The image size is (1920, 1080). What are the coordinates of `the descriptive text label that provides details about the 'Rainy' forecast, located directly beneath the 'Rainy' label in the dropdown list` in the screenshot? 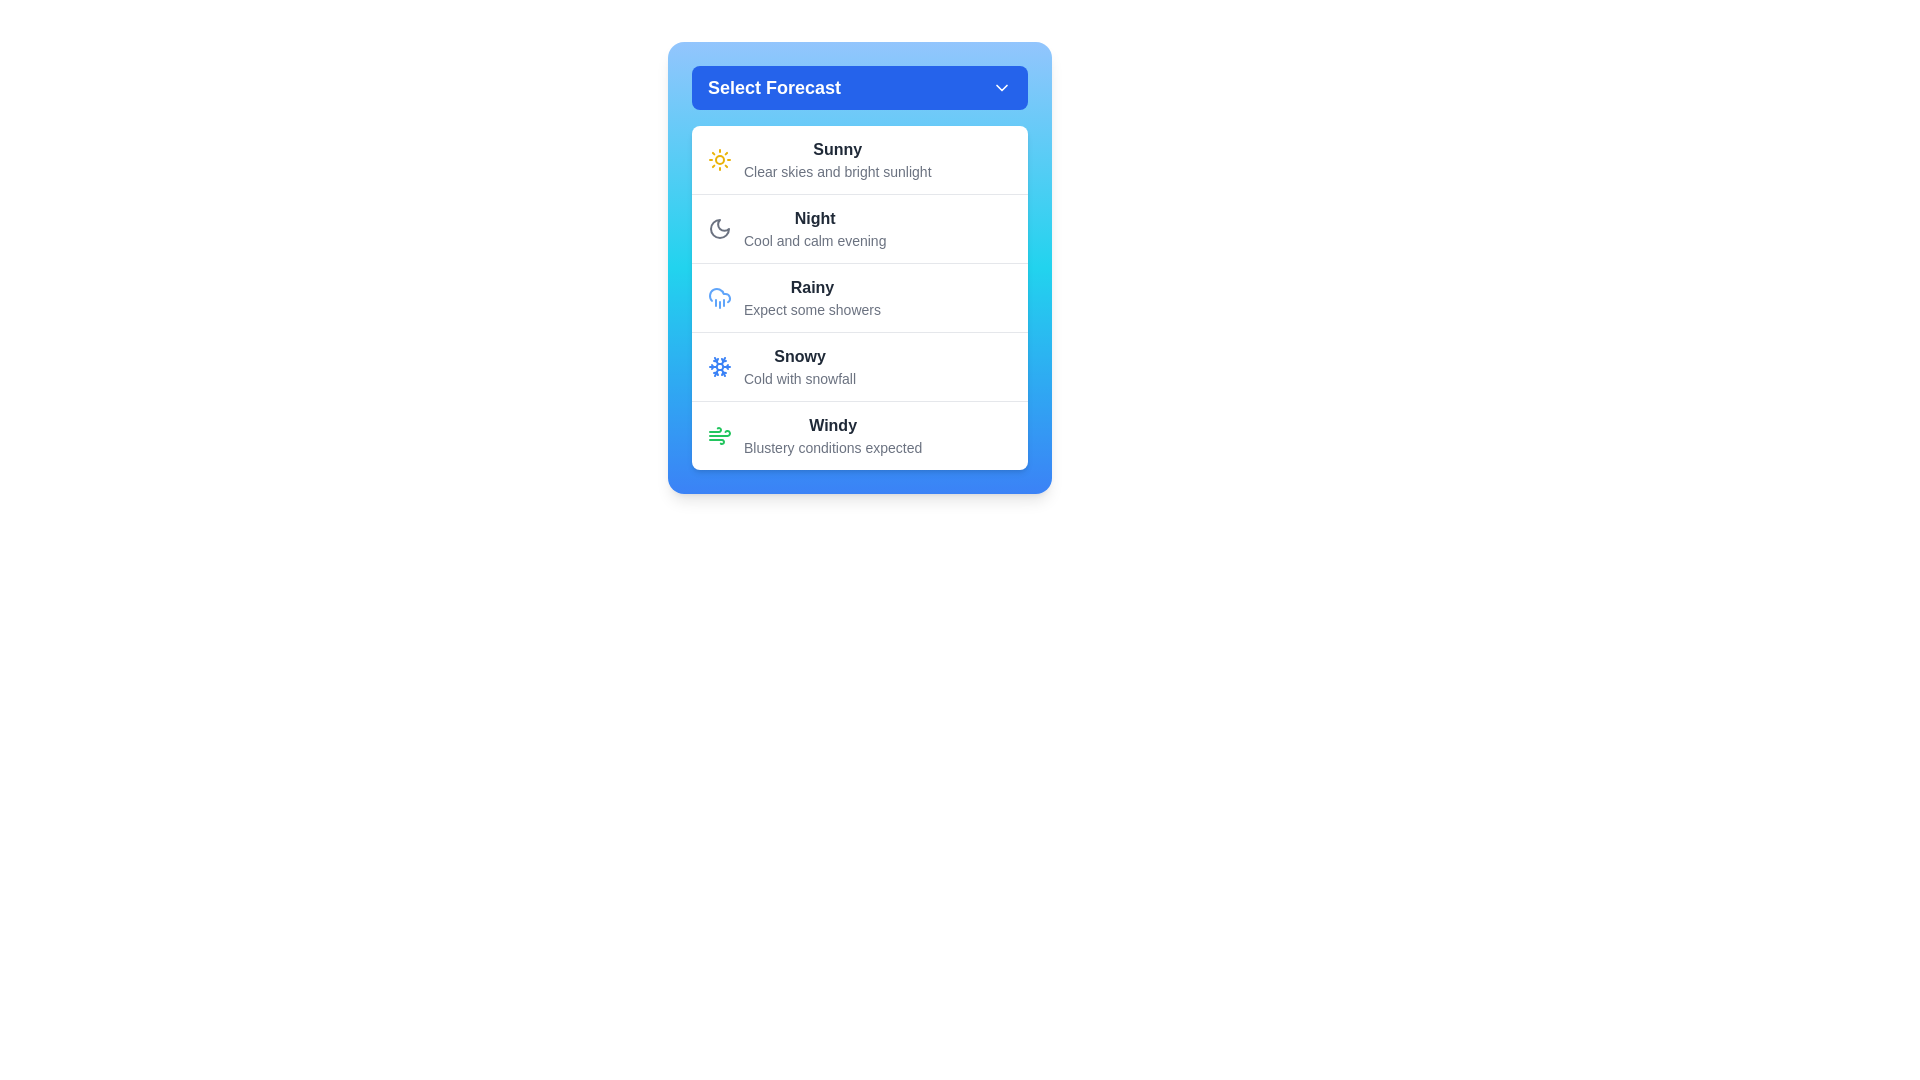 It's located at (812, 309).